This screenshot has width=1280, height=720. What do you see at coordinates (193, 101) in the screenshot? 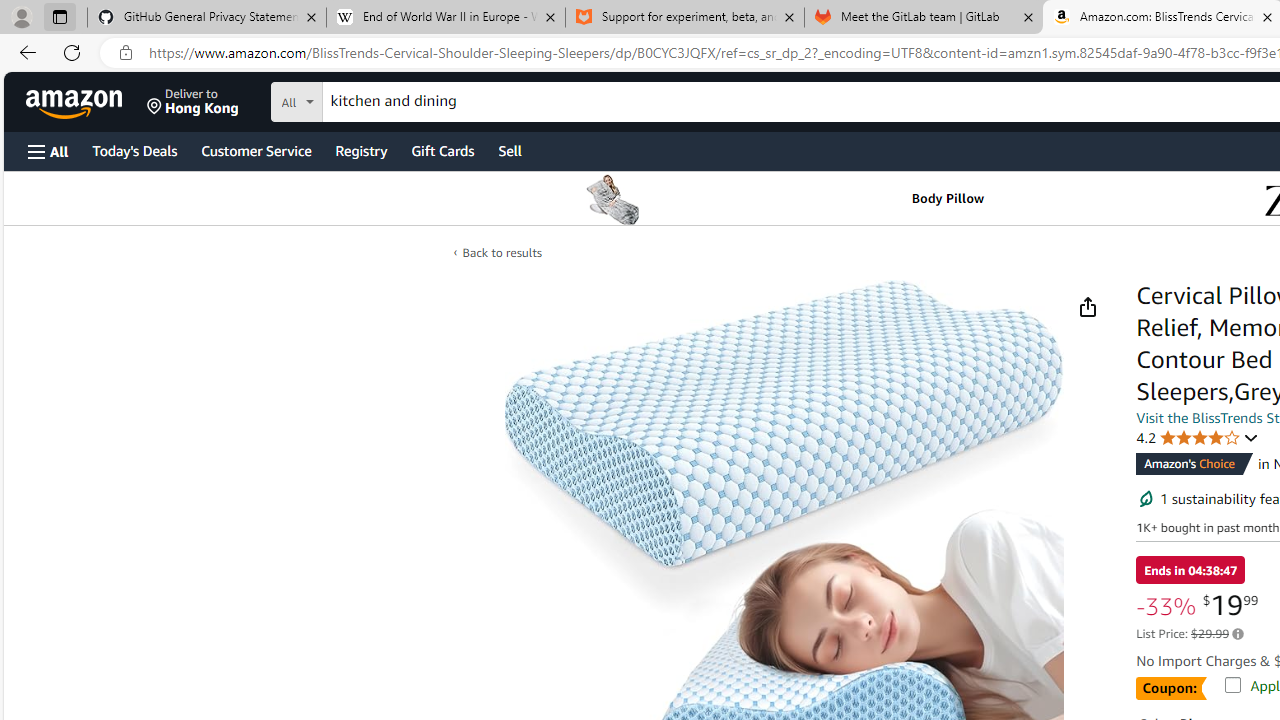
I see `'Deliver to Hong Kong'` at bounding box center [193, 101].